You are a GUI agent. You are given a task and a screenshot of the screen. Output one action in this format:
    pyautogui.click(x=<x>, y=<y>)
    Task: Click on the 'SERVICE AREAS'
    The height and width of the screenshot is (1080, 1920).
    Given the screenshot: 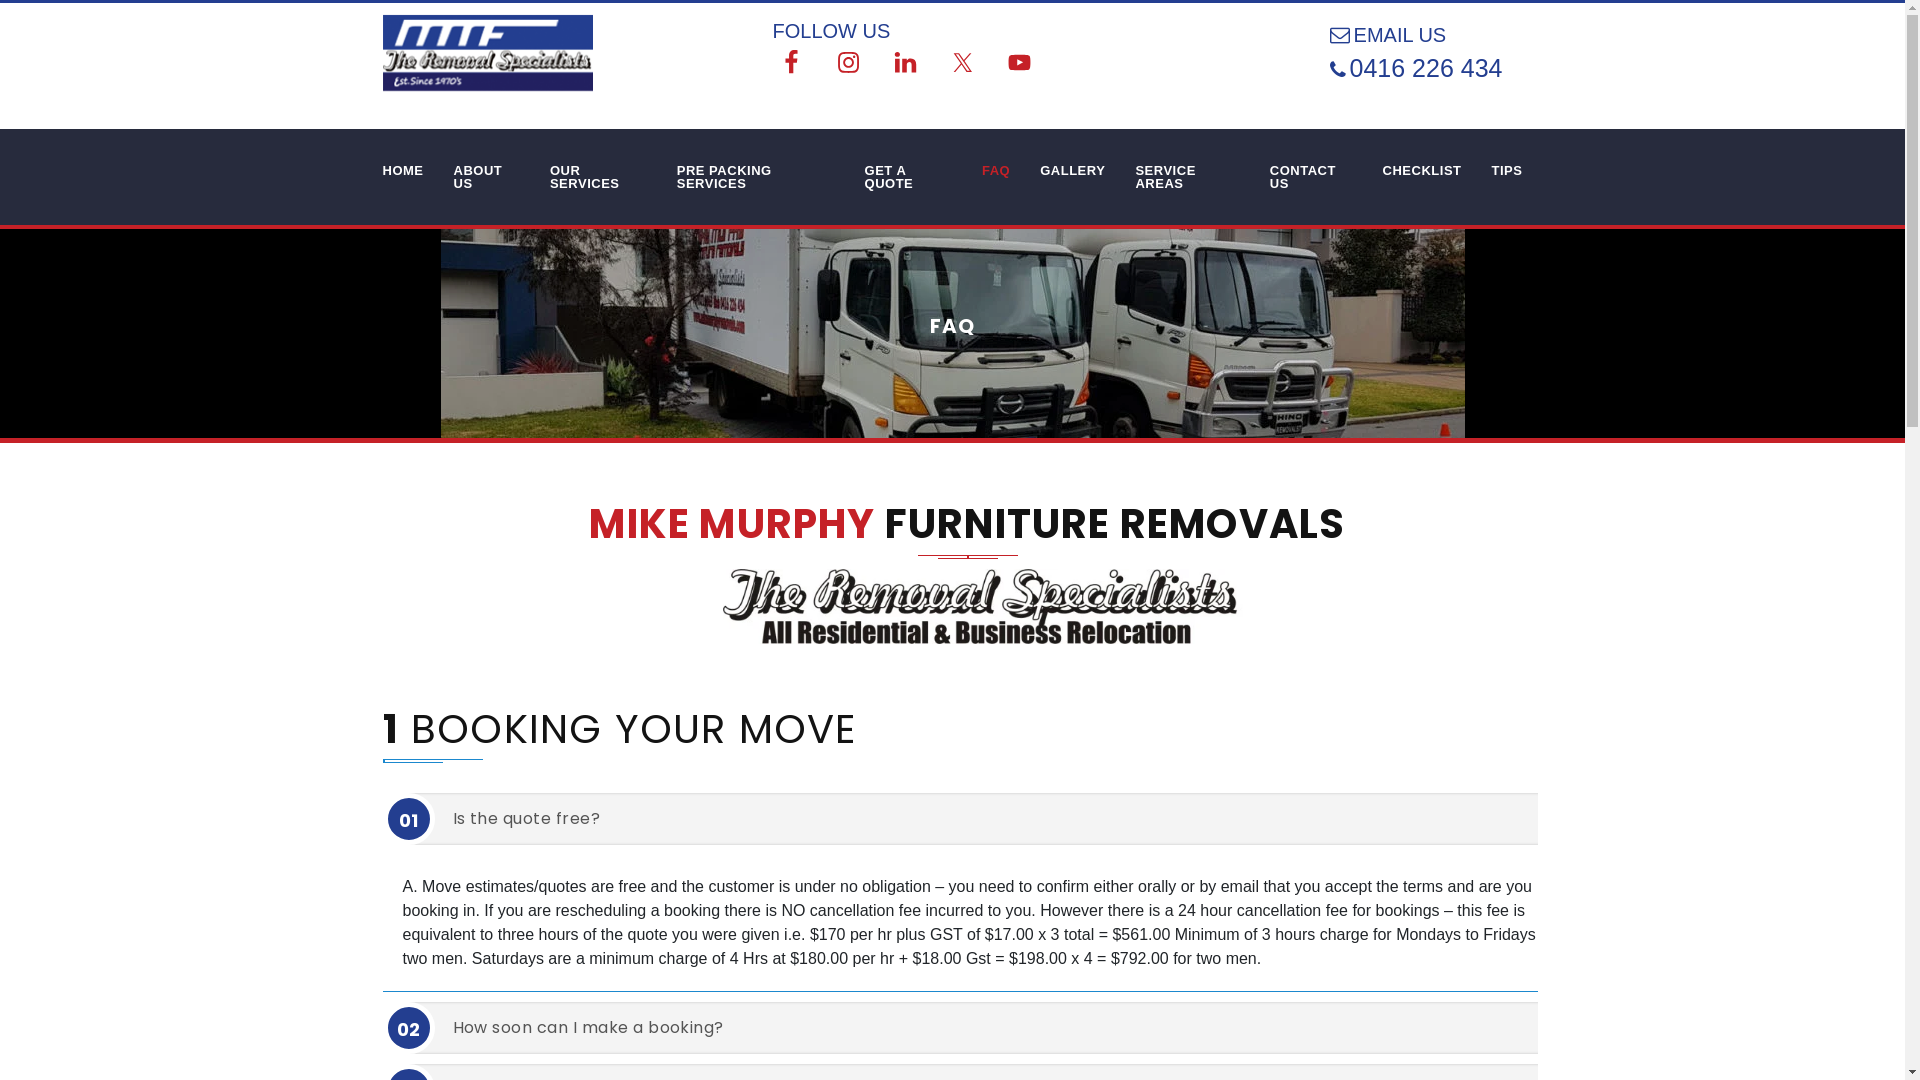 What is the action you would take?
    pyautogui.click(x=1186, y=176)
    